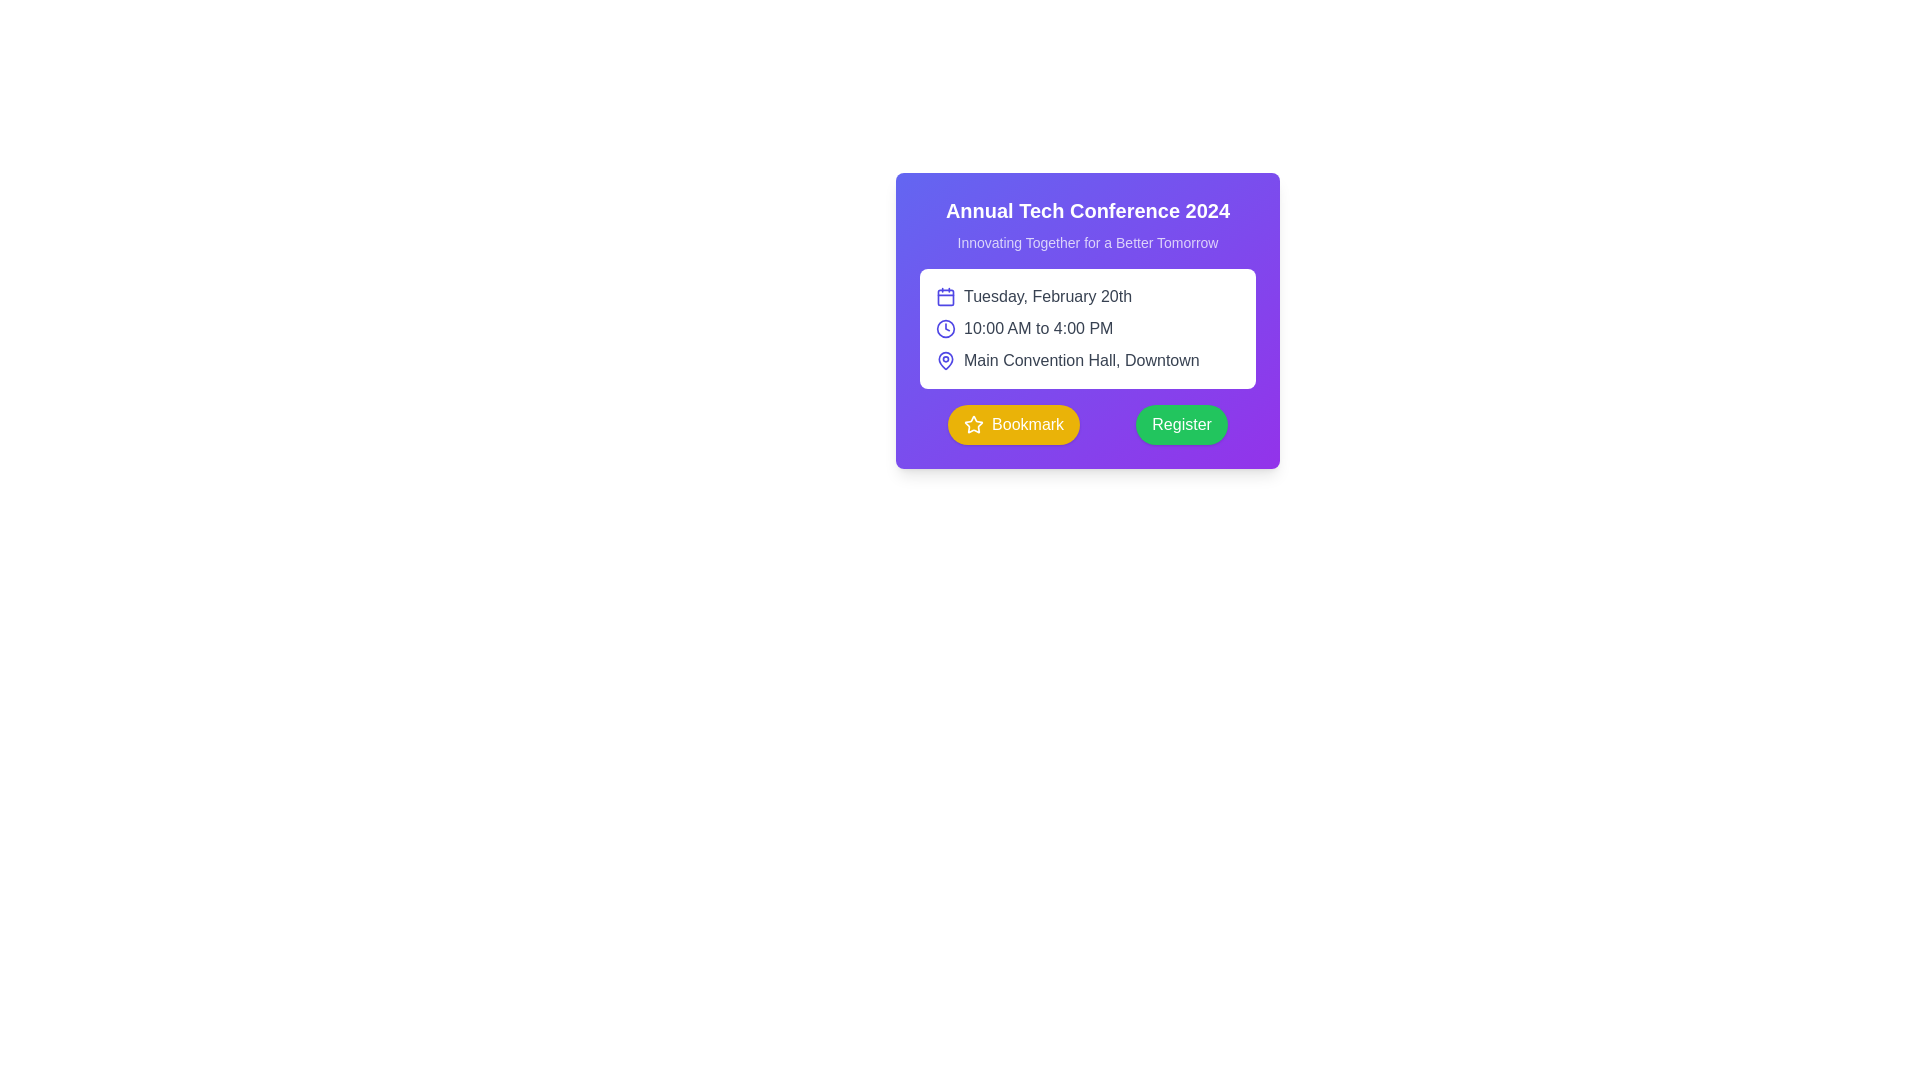 The height and width of the screenshot is (1080, 1920). Describe the element at coordinates (974, 423) in the screenshot. I see `the visual styling of the star icon with rounded edges, which is filled in yellow and located within the 'Bookmark' button towards the lower left of the card interface` at that location.